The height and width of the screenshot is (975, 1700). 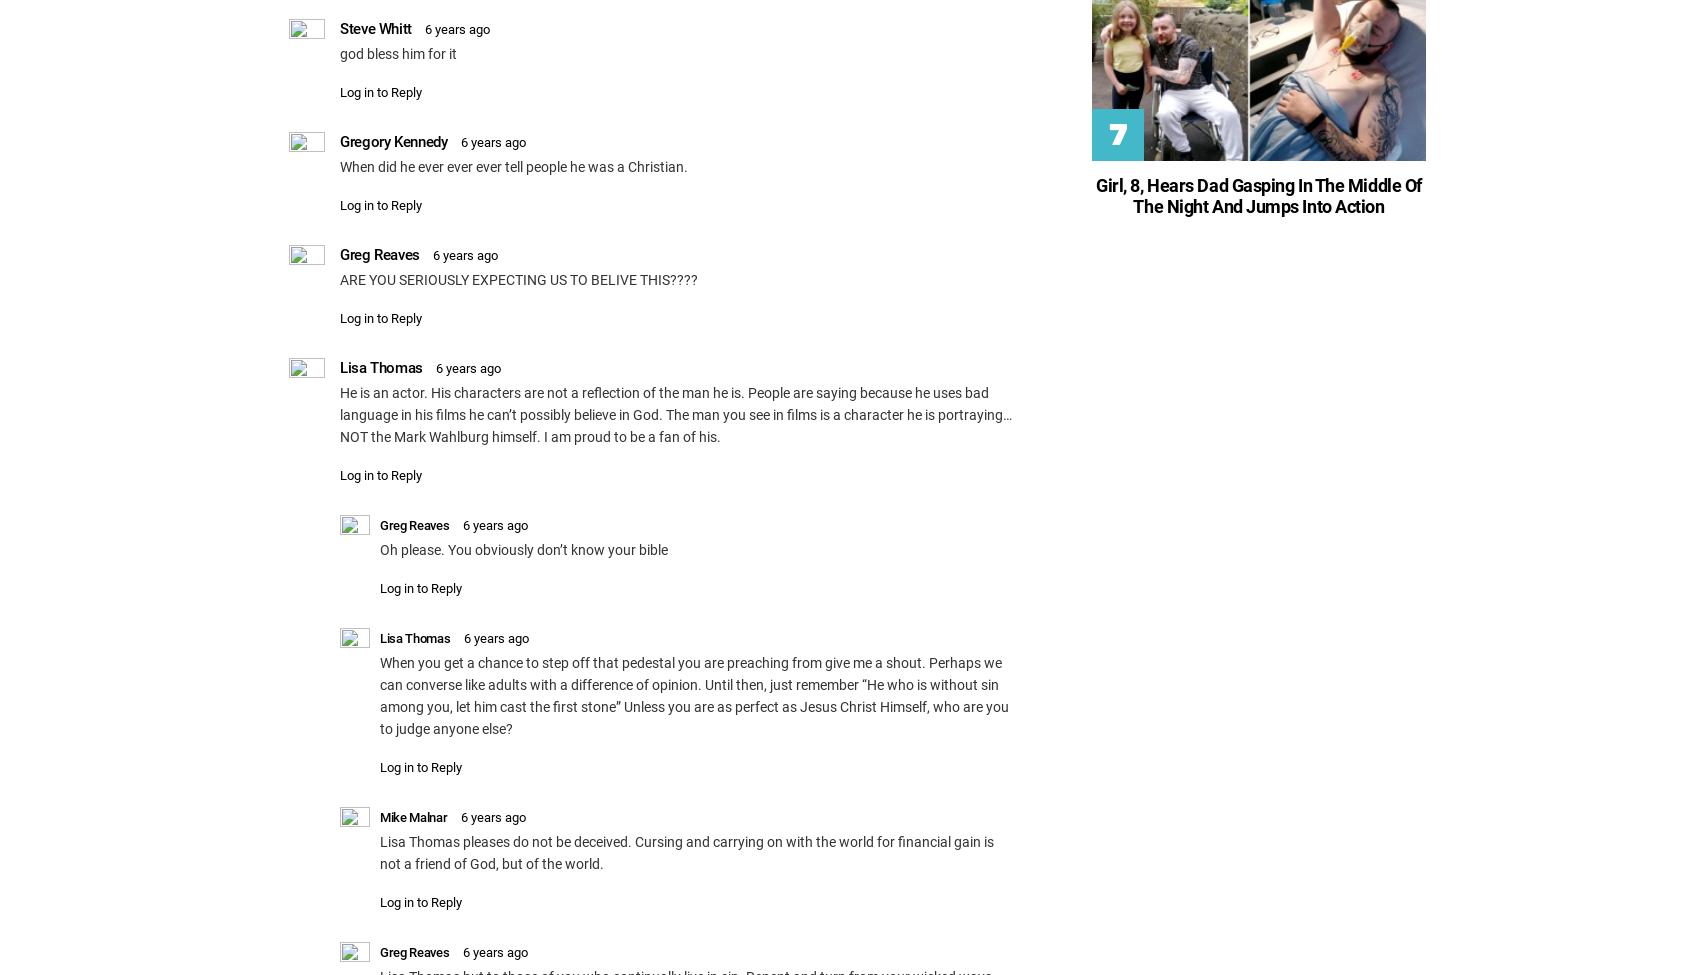 What do you see at coordinates (523, 548) in the screenshot?
I see `'Oh please. You obviously don’t know your bible'` at bounding box center [523, 548].